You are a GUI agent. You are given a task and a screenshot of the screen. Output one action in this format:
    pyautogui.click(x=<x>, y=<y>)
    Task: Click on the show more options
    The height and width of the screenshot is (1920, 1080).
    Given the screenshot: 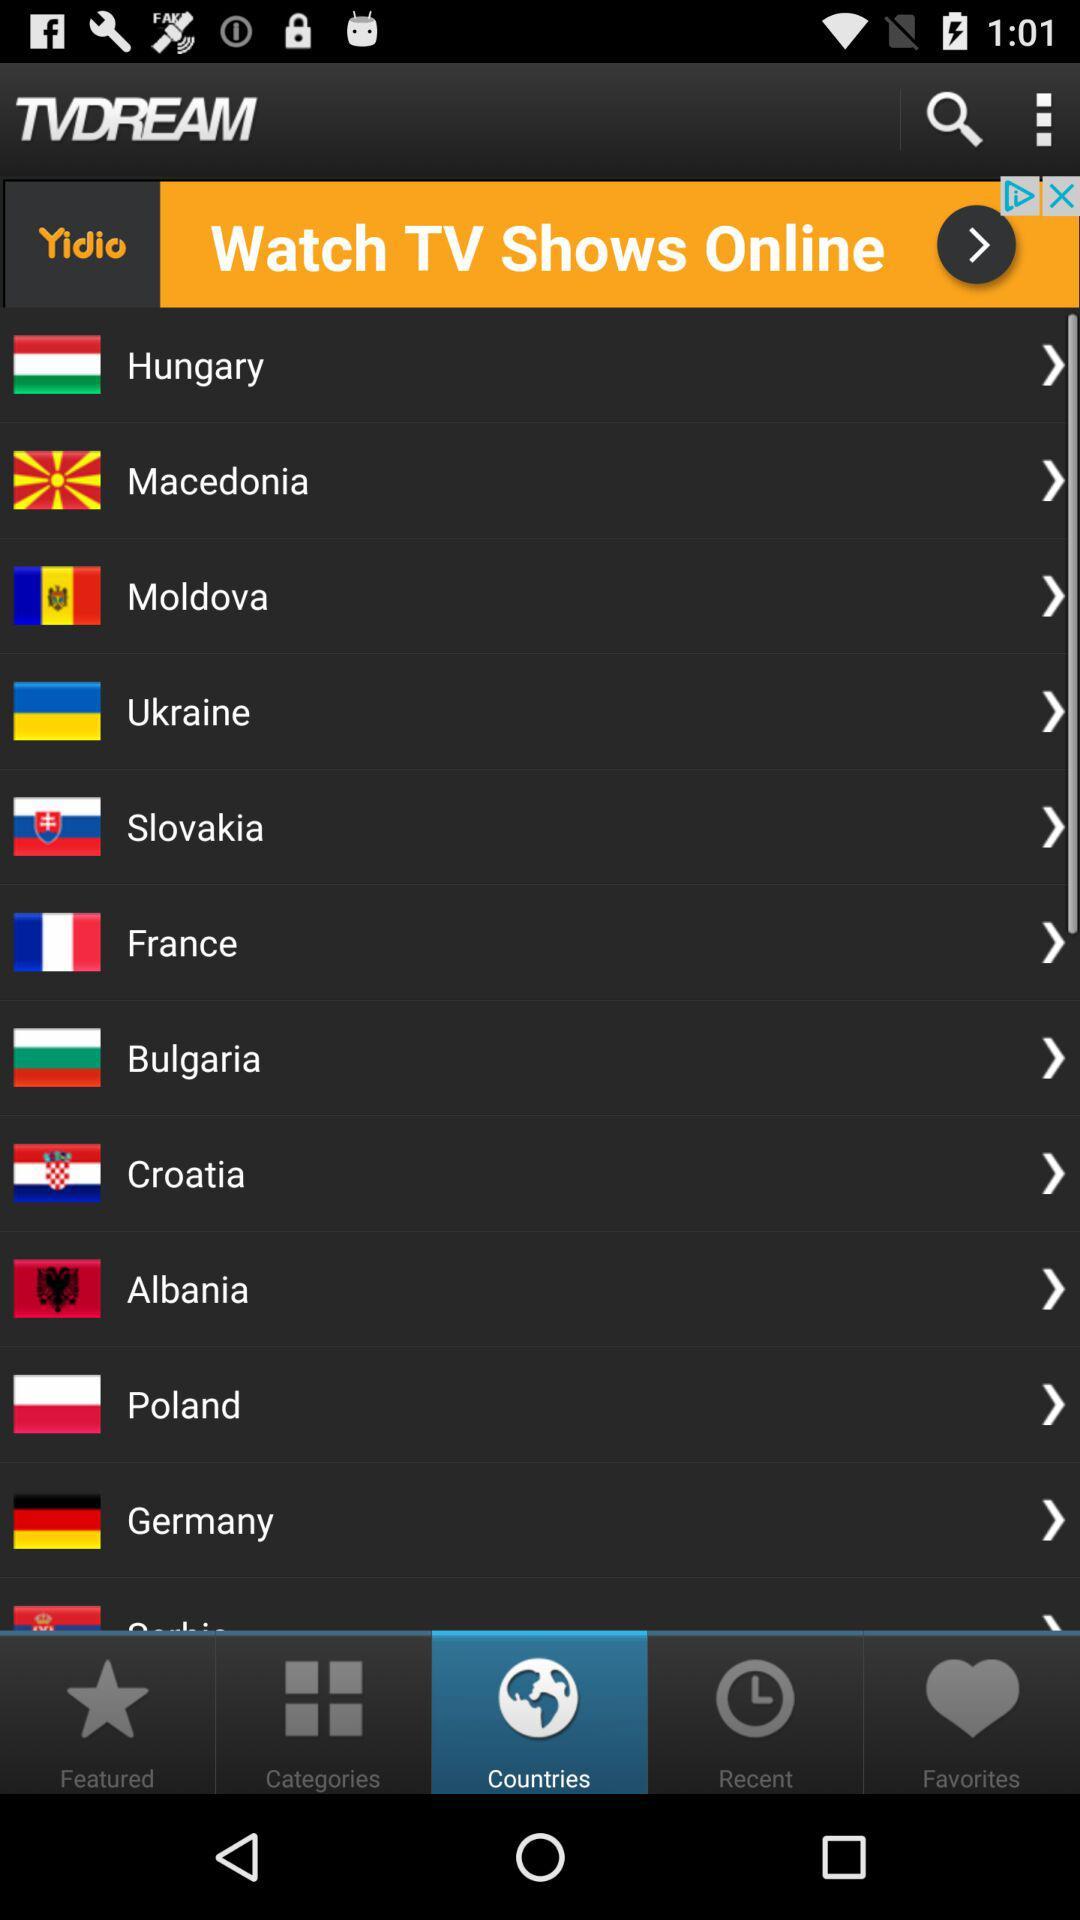 What is the action you would take?
    pyautogui.click(x=1042, y=118)
    